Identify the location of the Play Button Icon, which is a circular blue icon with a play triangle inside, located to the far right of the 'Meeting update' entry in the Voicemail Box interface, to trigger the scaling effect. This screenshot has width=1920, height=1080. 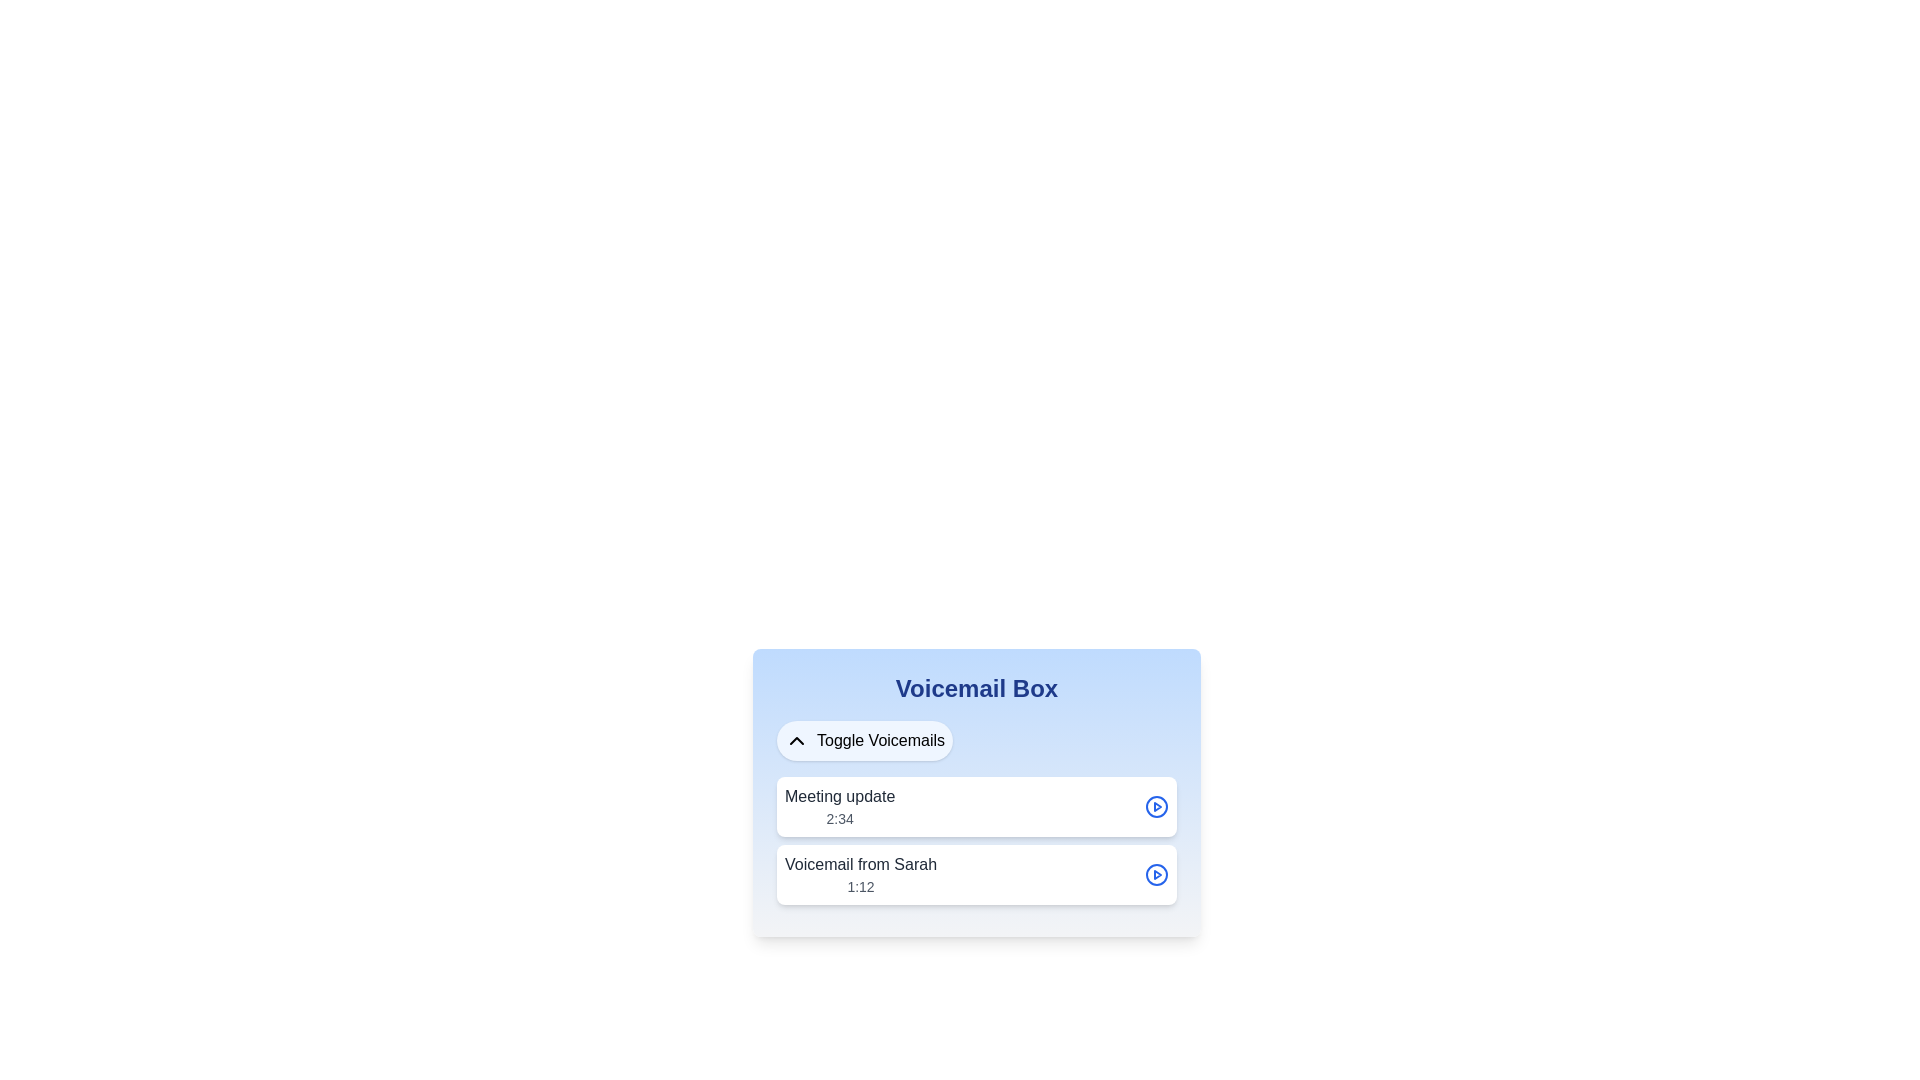
(1156, 805).